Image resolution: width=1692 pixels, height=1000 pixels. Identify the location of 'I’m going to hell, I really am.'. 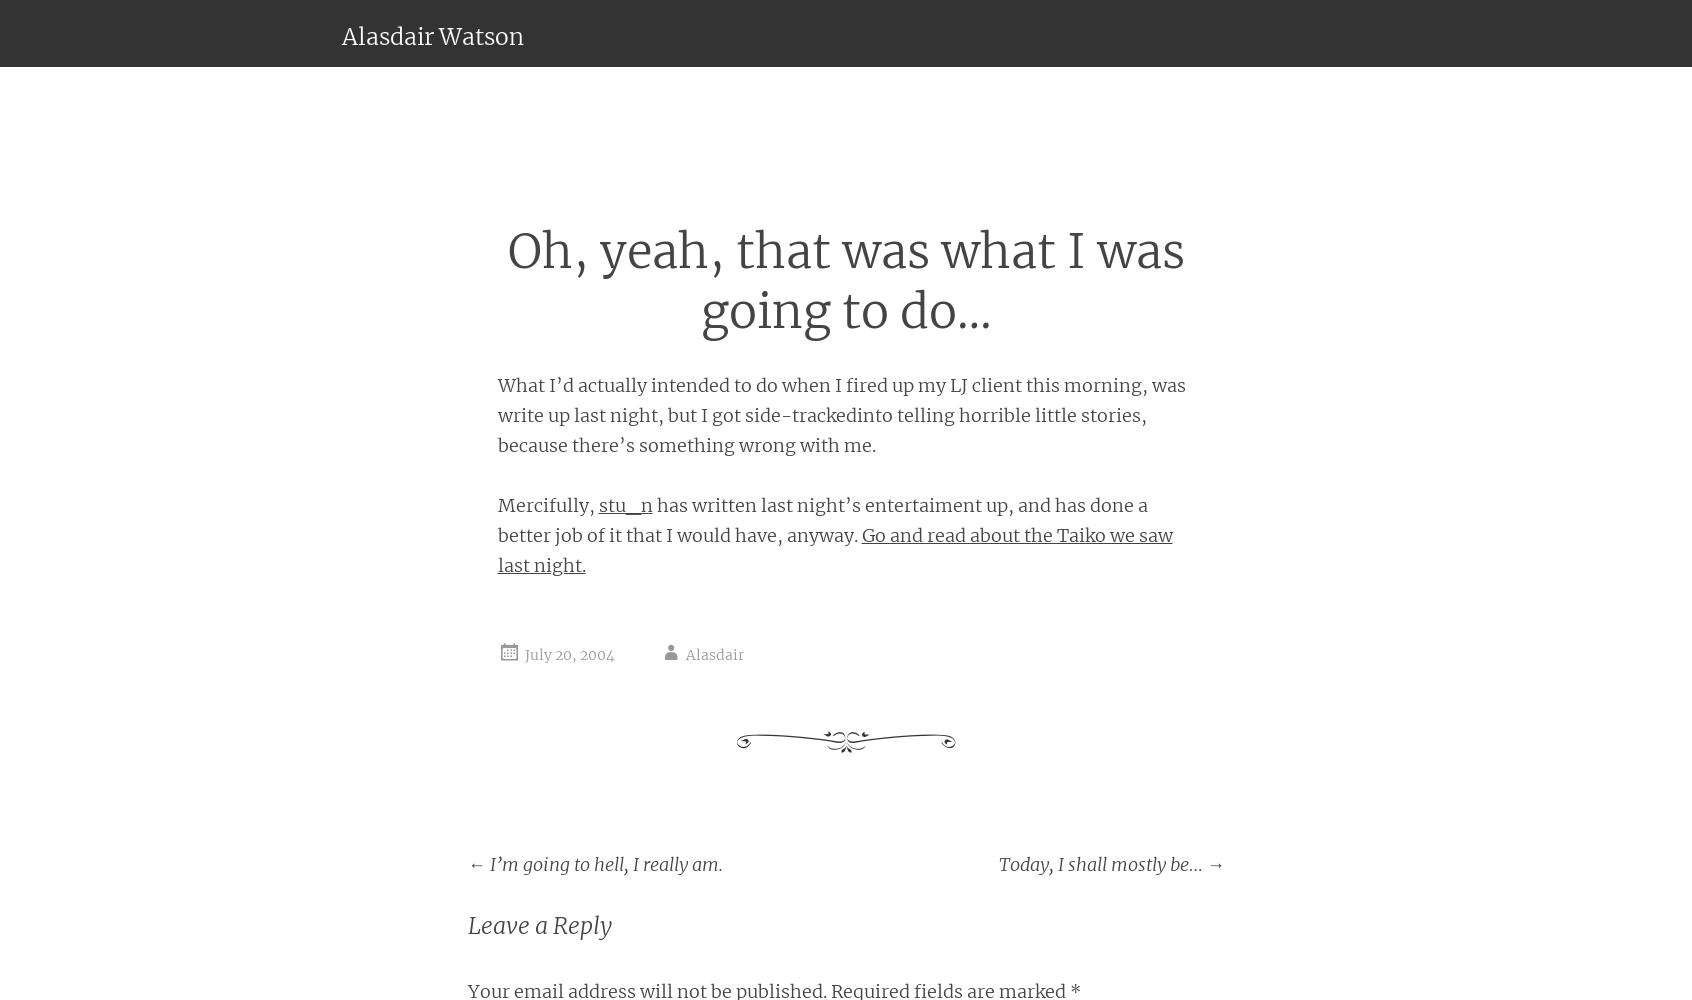
(483, 862).